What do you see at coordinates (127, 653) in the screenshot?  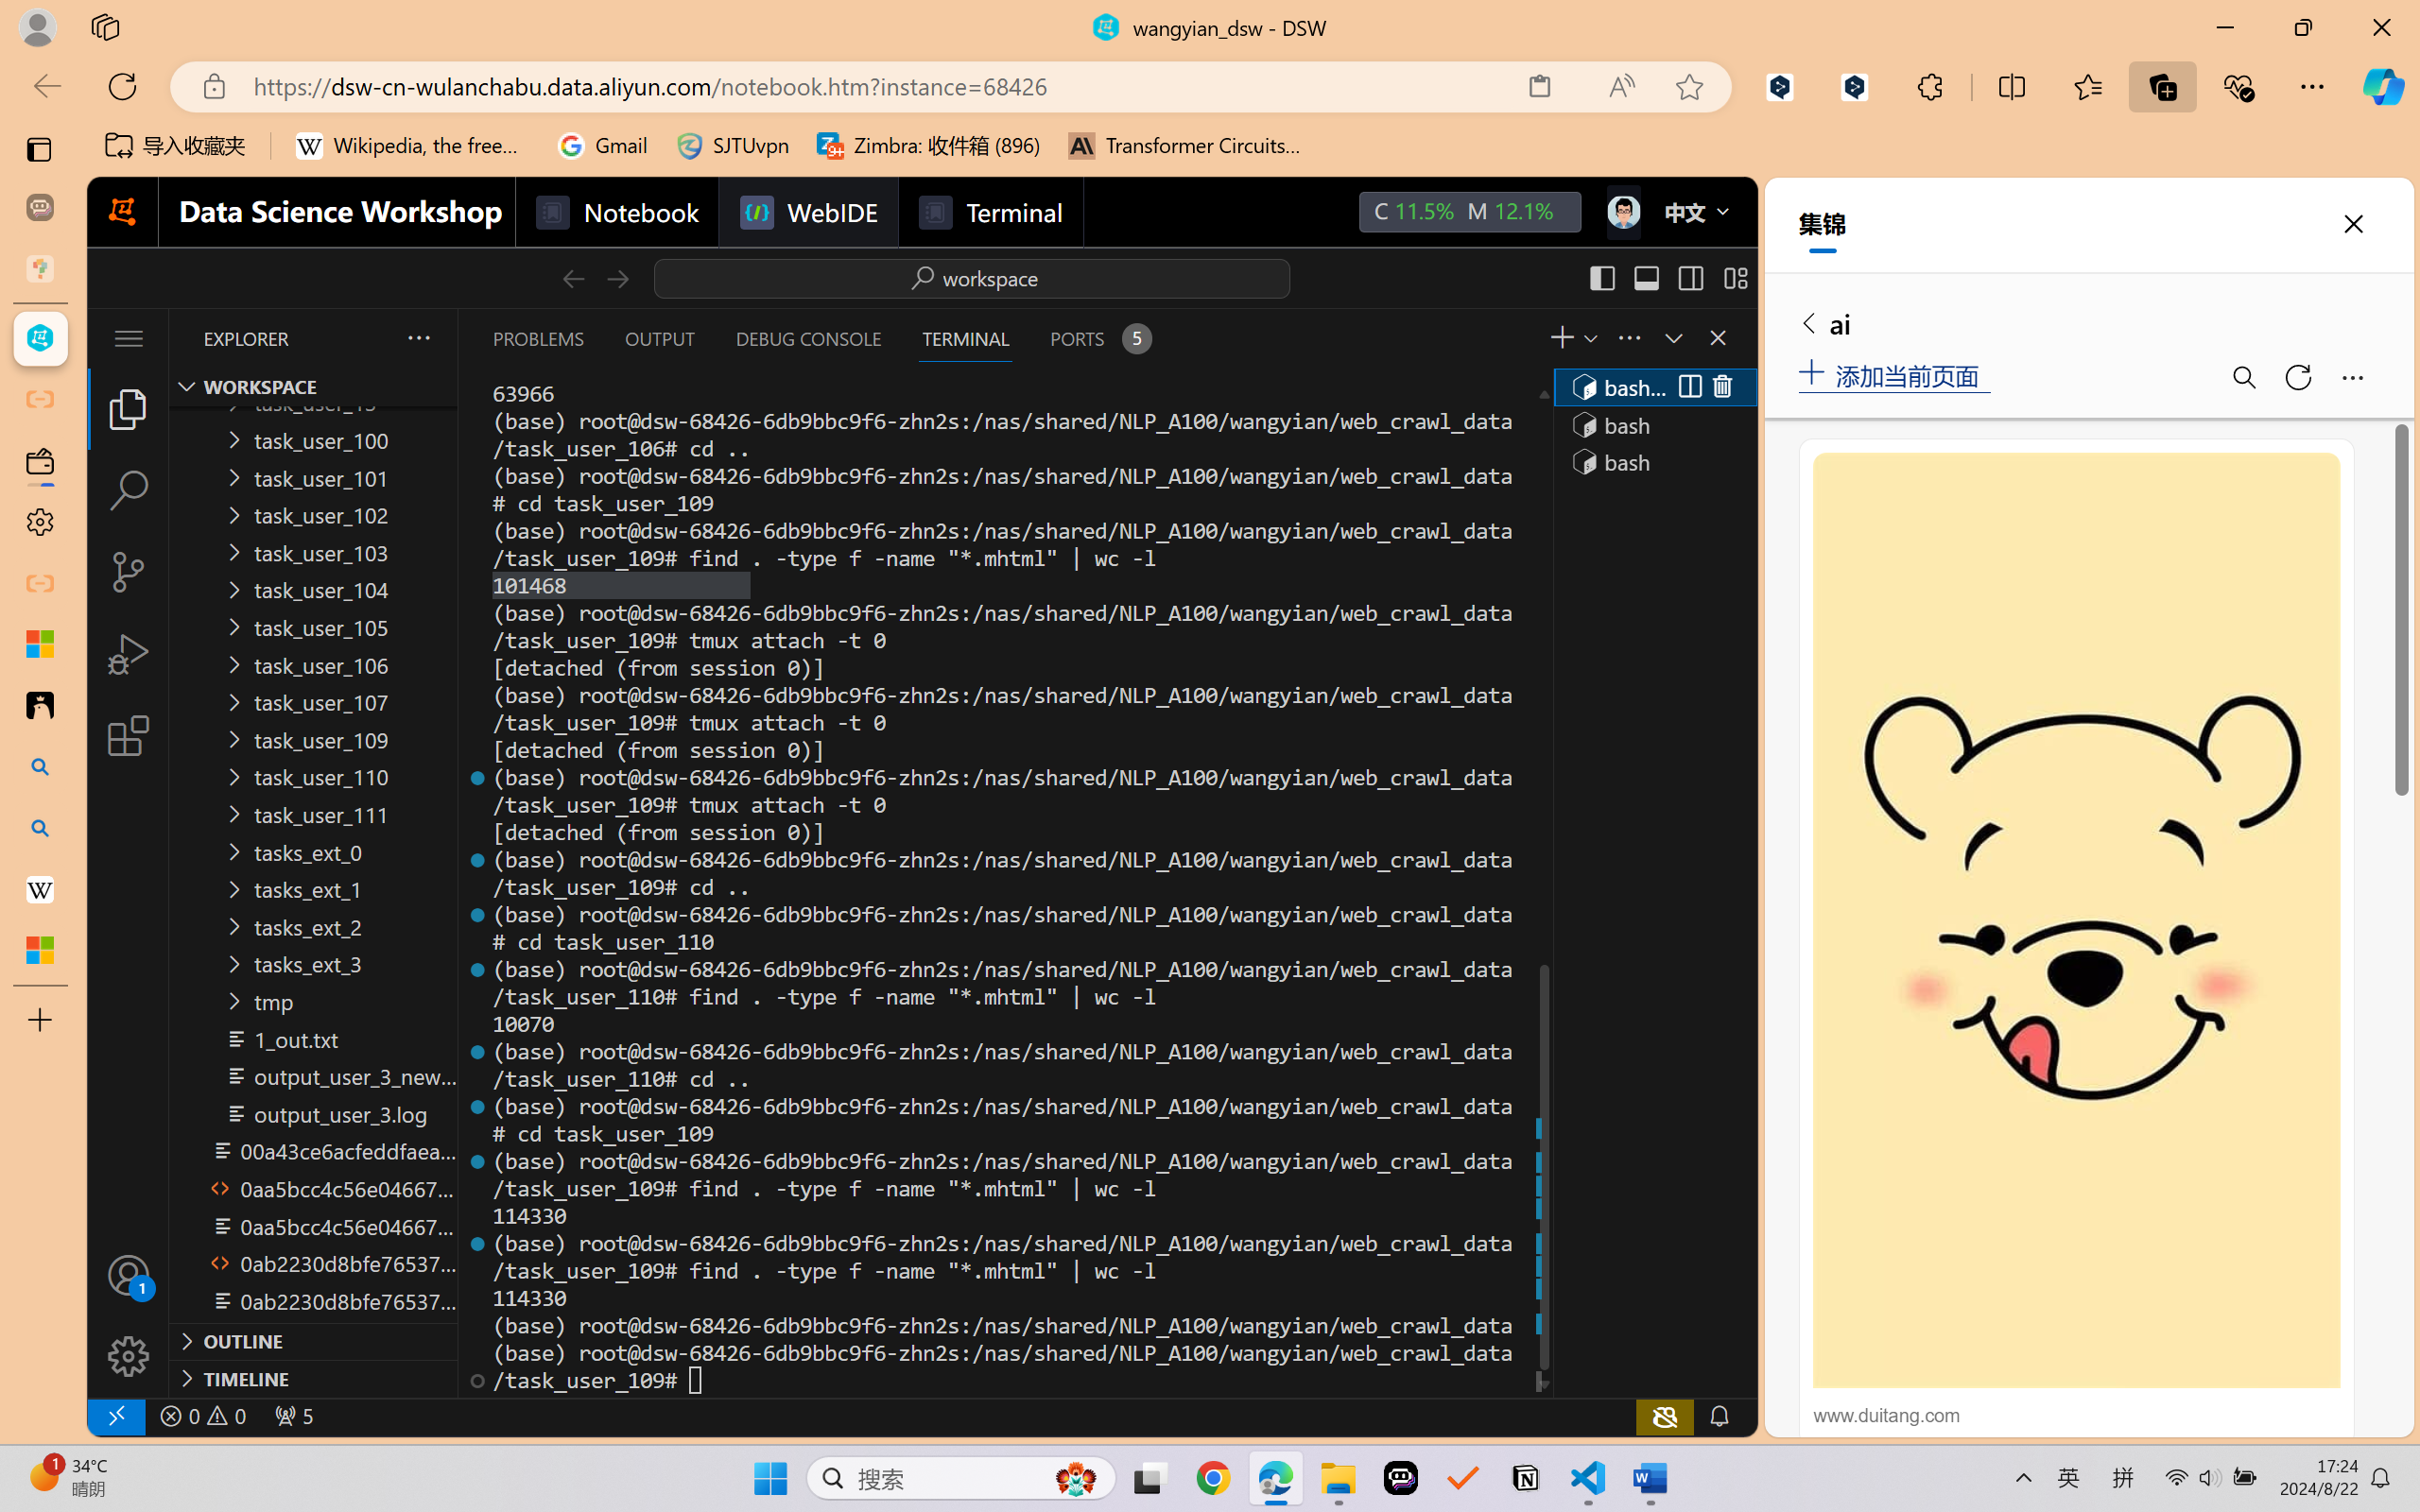 I see `'Run and Debug (Ctrl+Shift+D)'` at bounding box center [127, 653].